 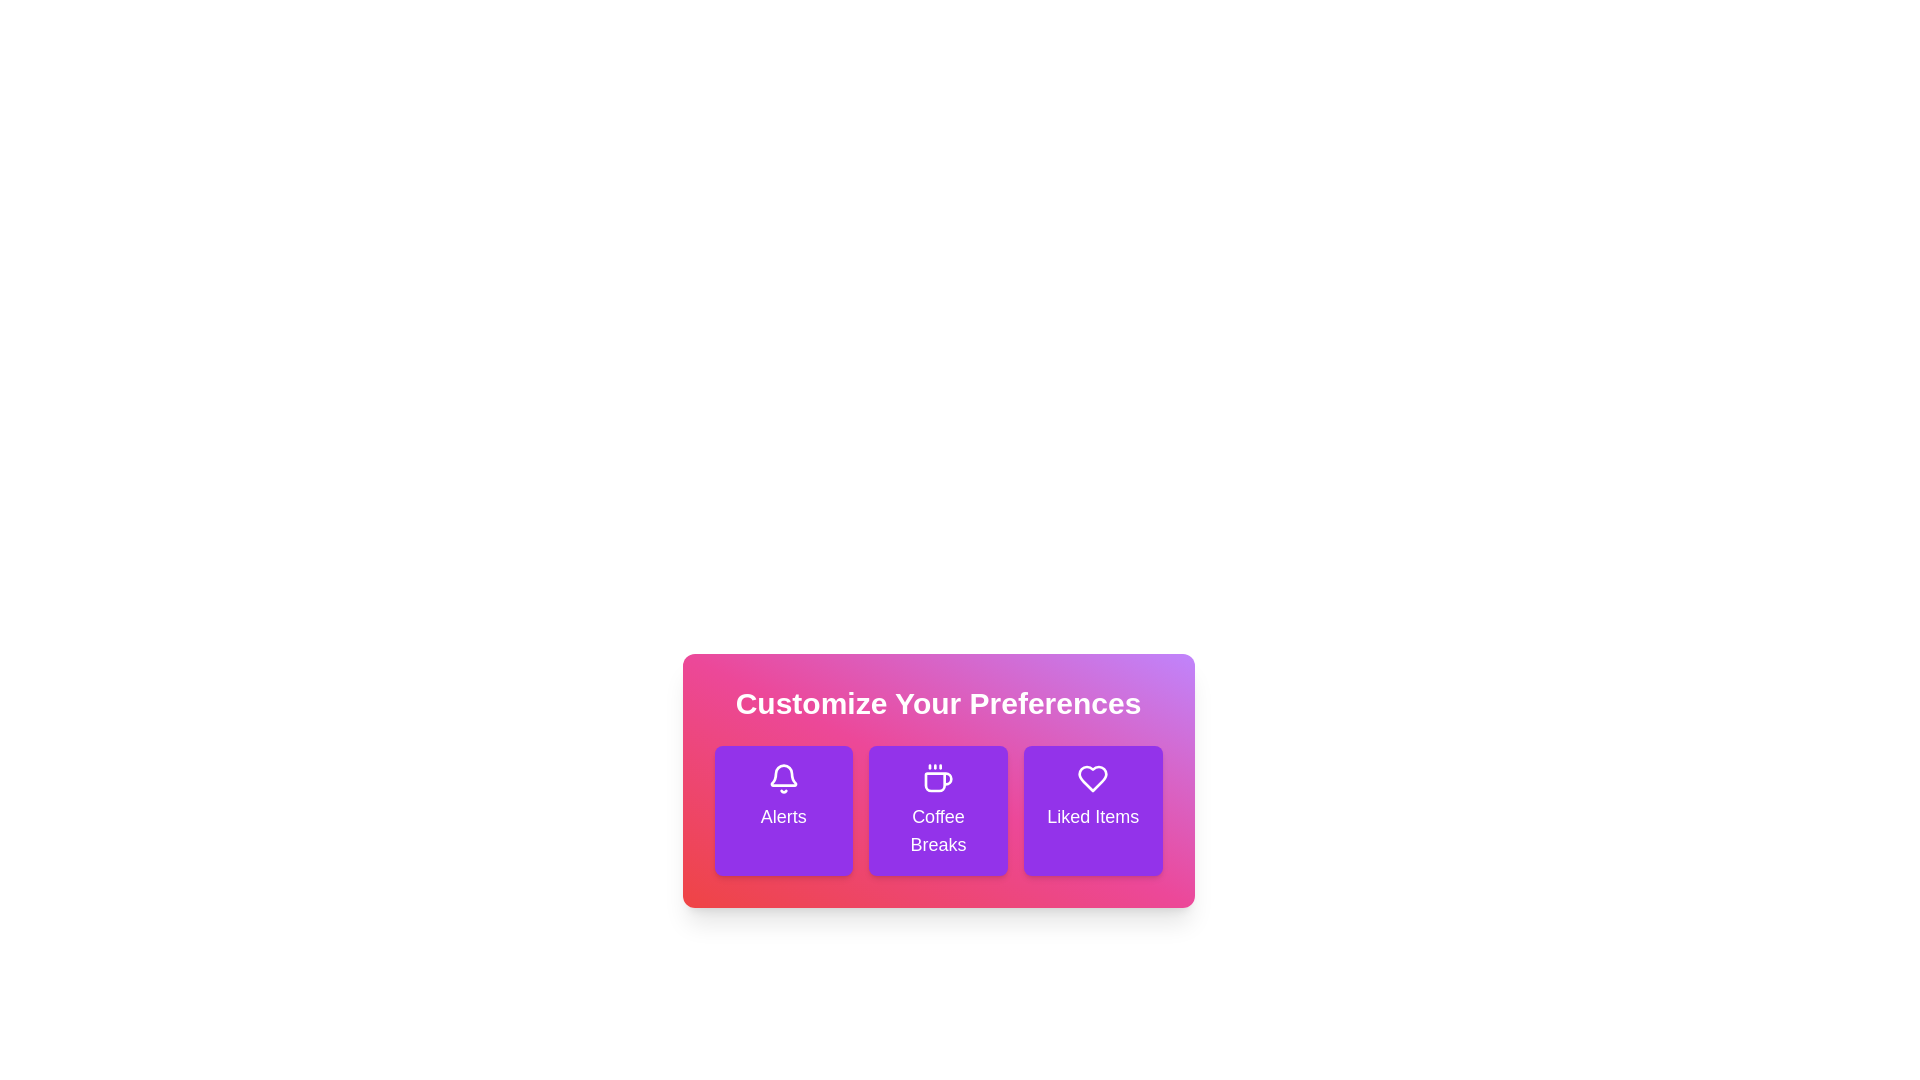 I want to click on the 'Coffee Breaks' button, which has a purple background and is the second button in a grid layout titled 'Customize Your Preferences', so click(x=937, y=810).